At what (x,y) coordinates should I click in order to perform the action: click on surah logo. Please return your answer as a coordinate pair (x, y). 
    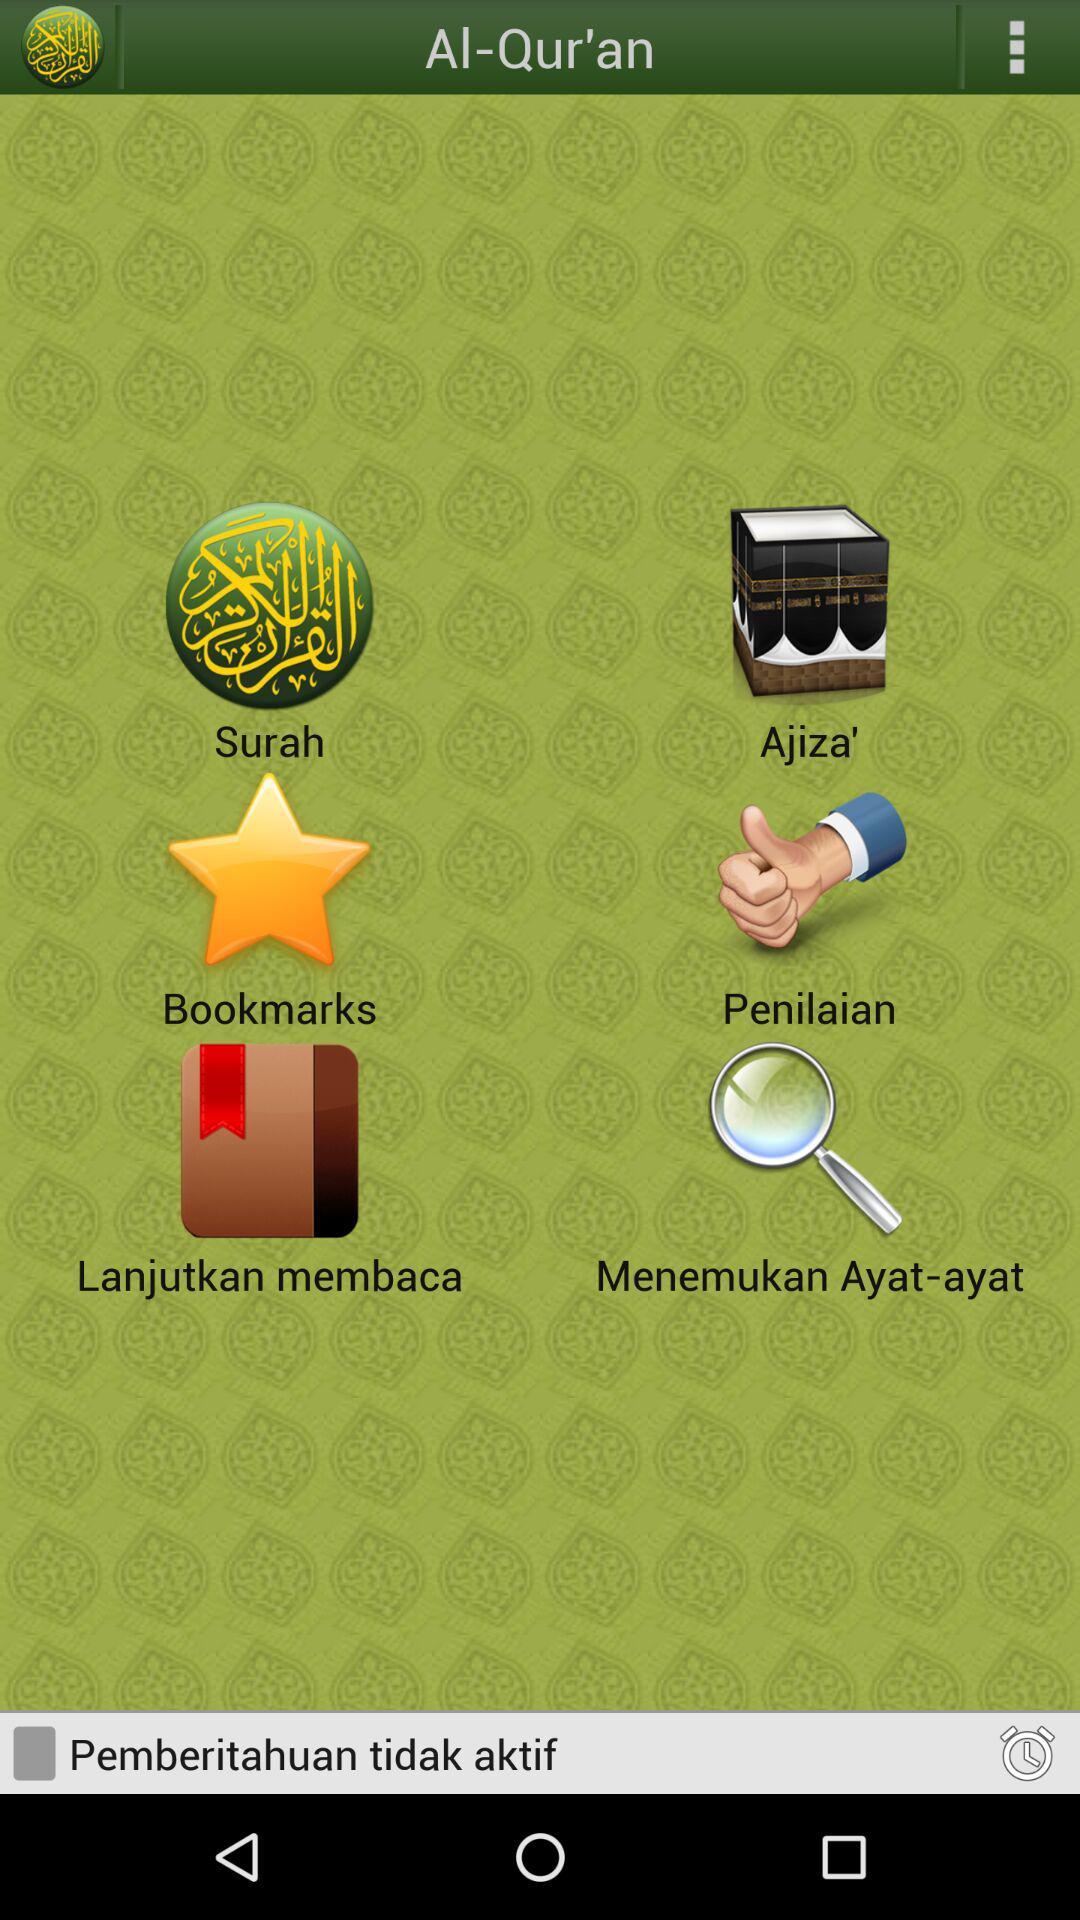
    Looking at the image, I should click on (270, 605).